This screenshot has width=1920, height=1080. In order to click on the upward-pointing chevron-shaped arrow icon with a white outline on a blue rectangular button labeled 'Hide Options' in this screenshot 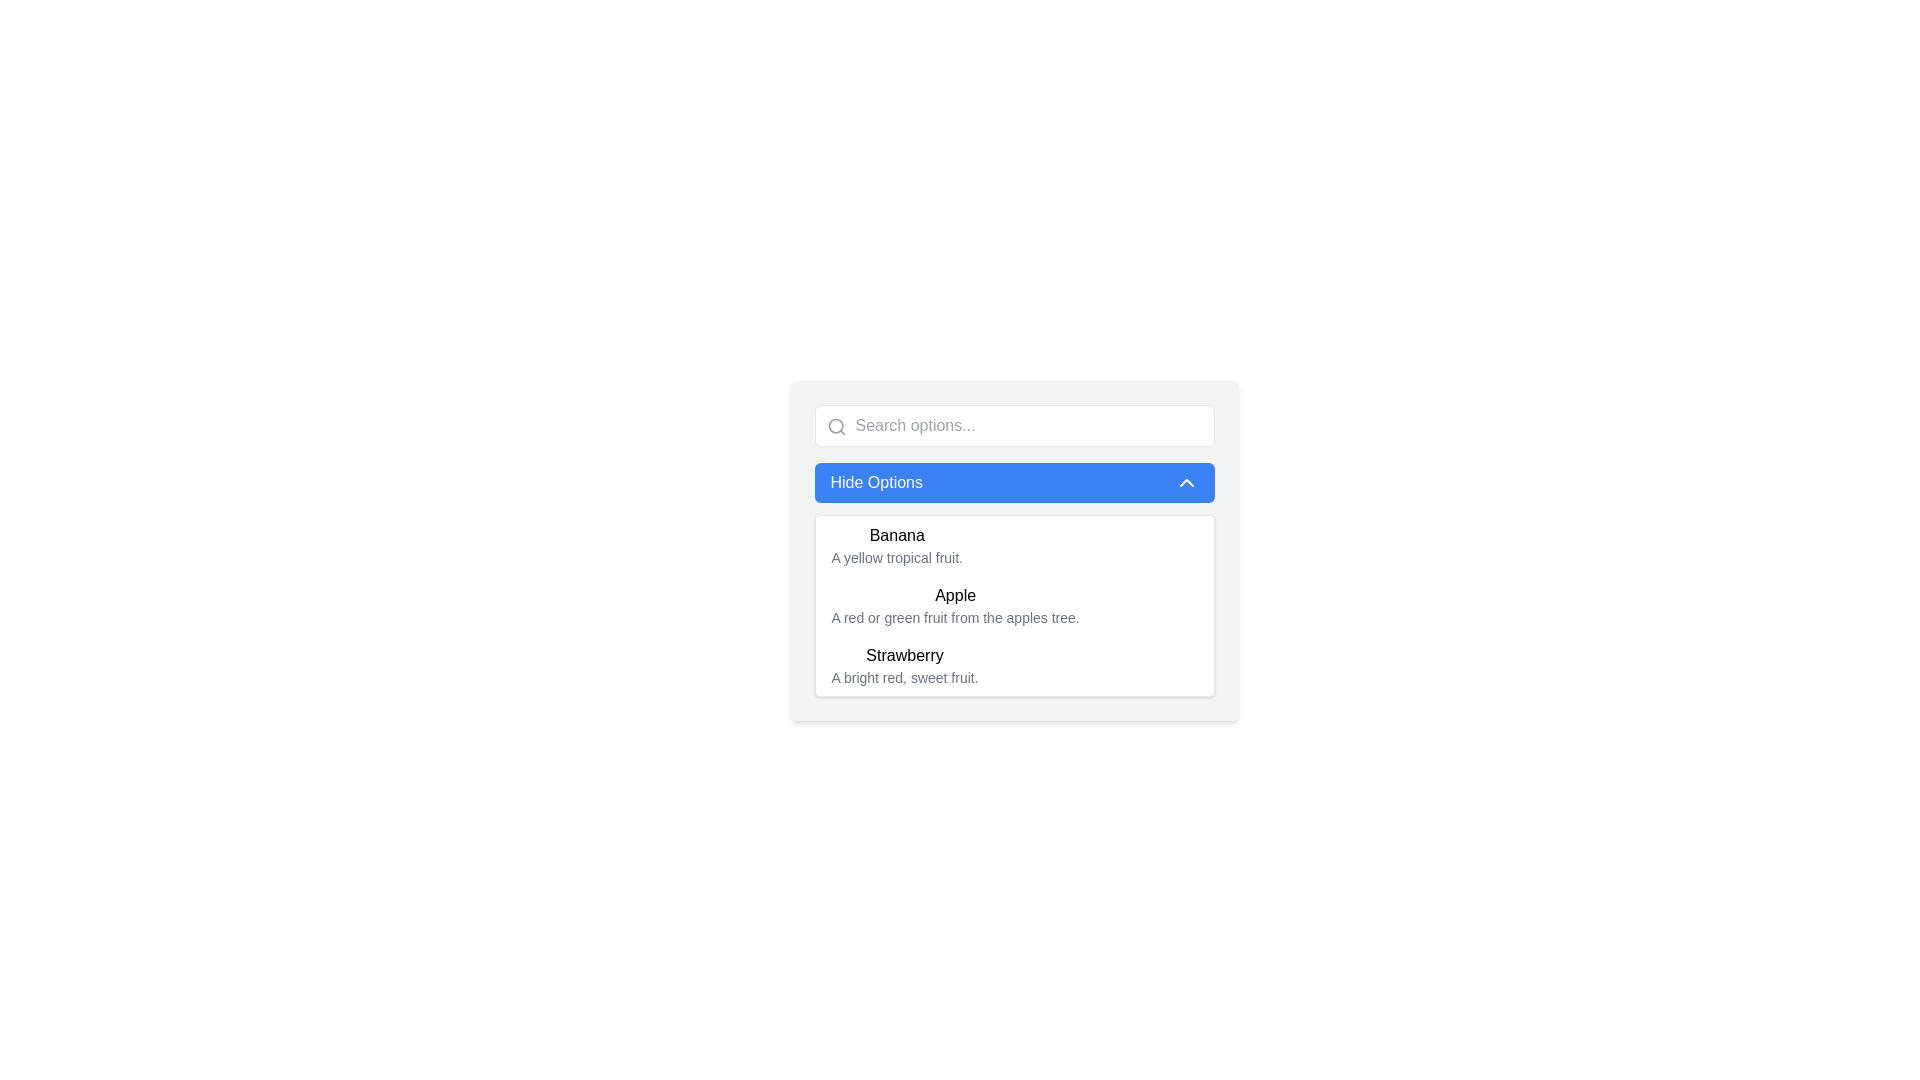, I will do `click(1186, 482)`.